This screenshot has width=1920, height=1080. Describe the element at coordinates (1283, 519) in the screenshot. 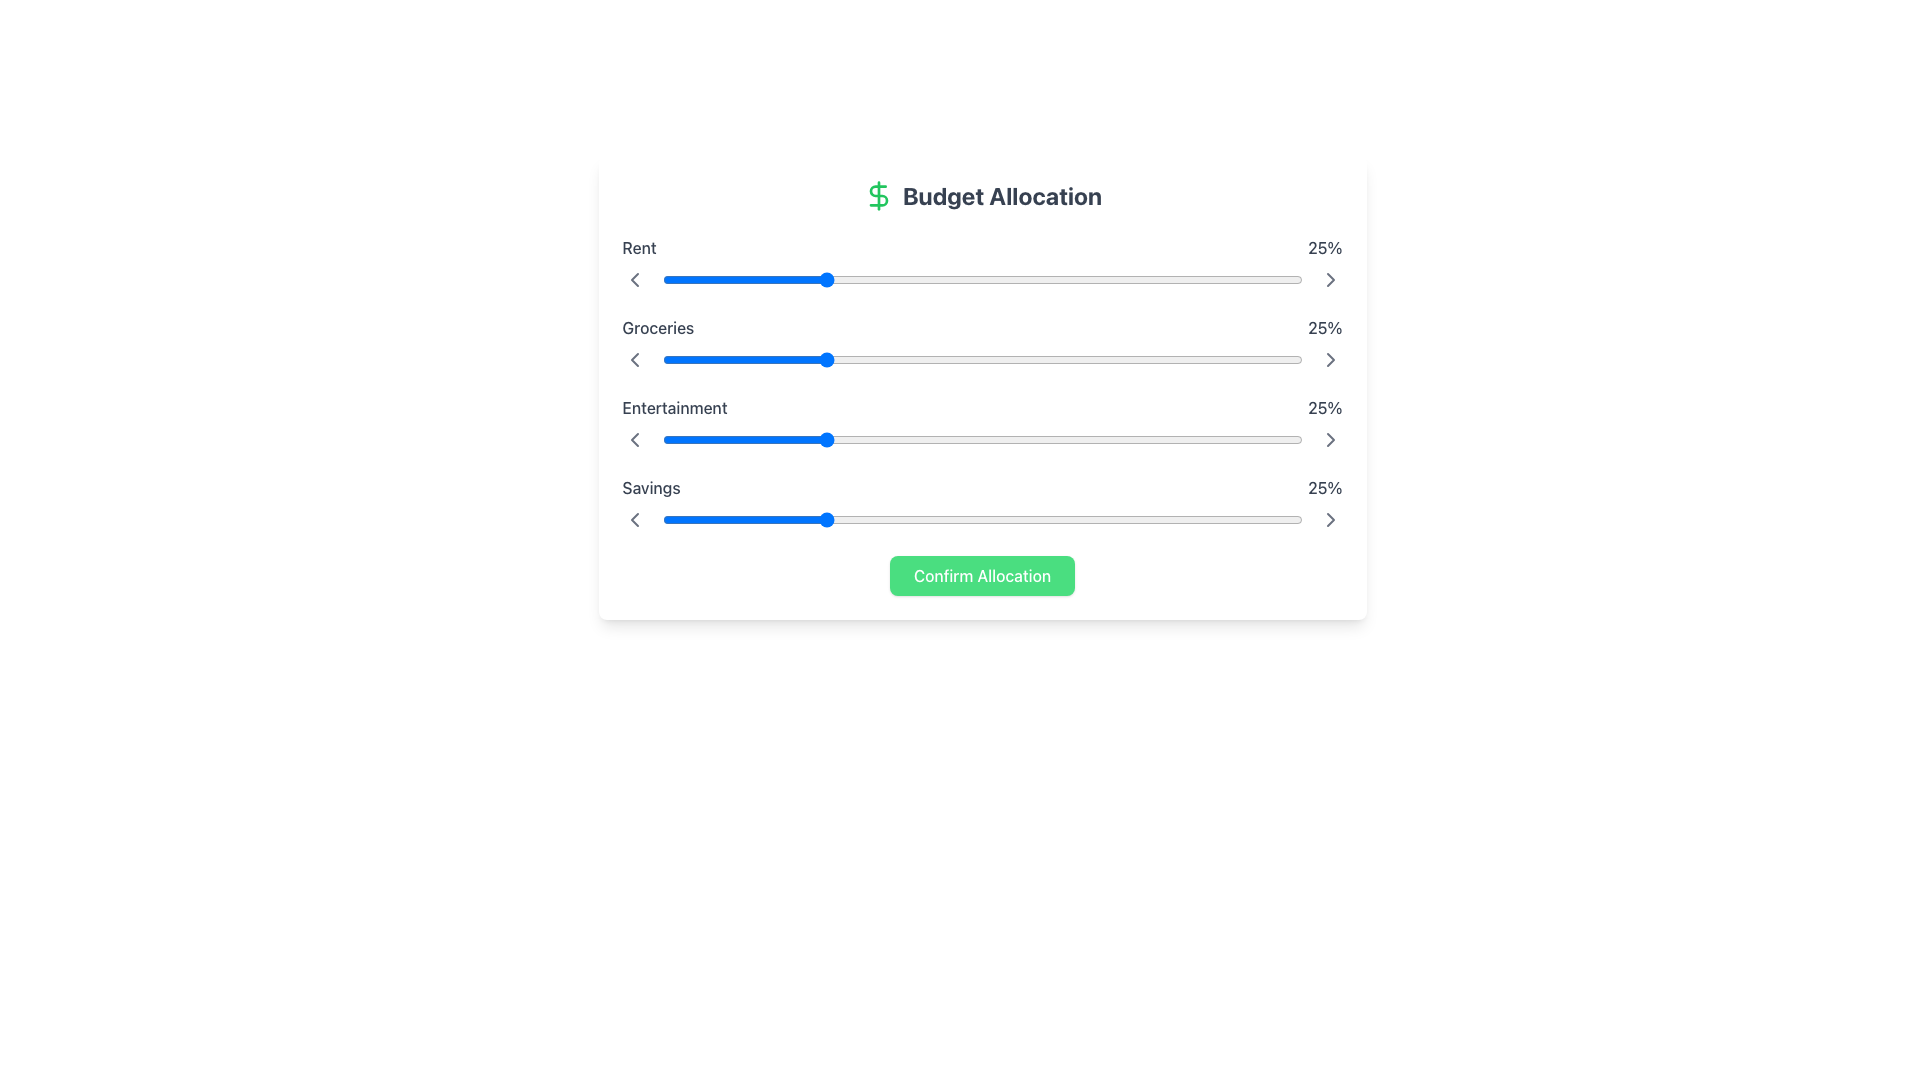

I see `the slider value` at that location.